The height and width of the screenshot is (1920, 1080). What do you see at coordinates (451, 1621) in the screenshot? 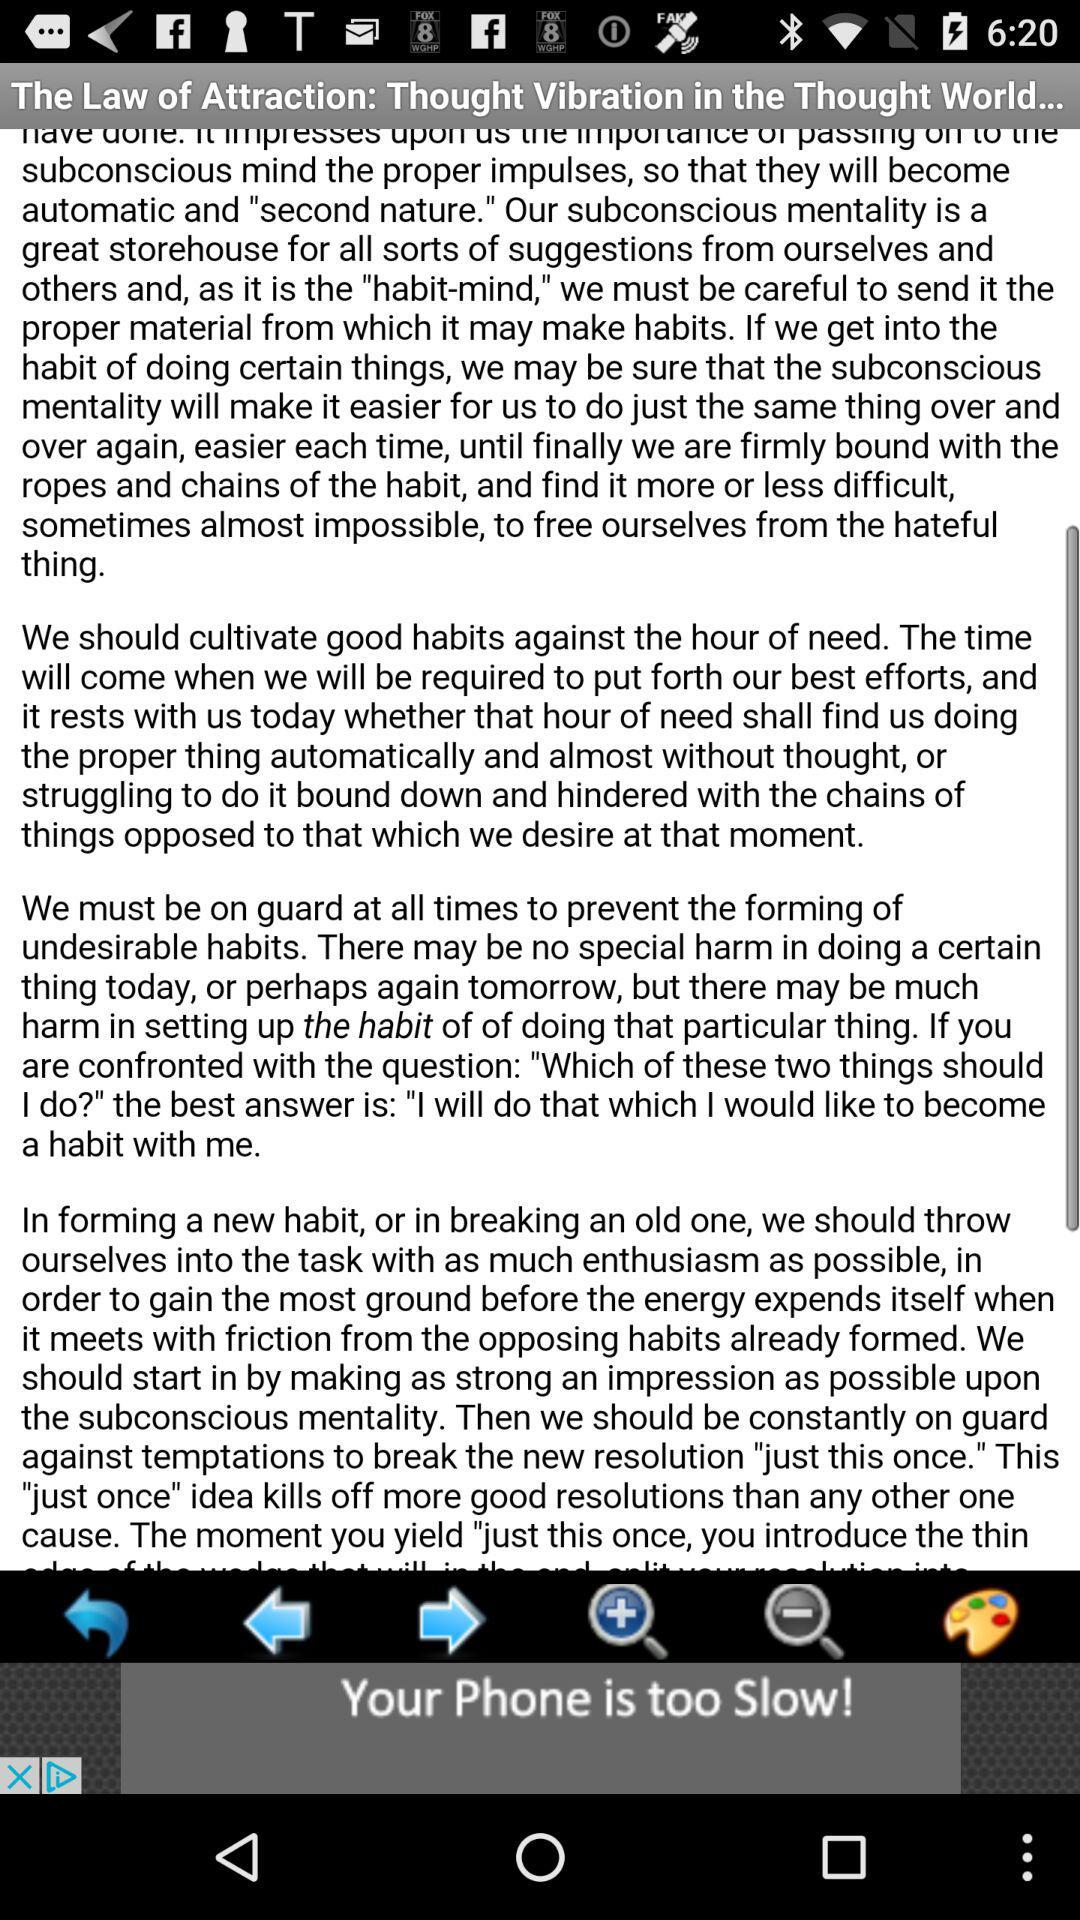
I see `go forward` at bounding box center [451, 1621].